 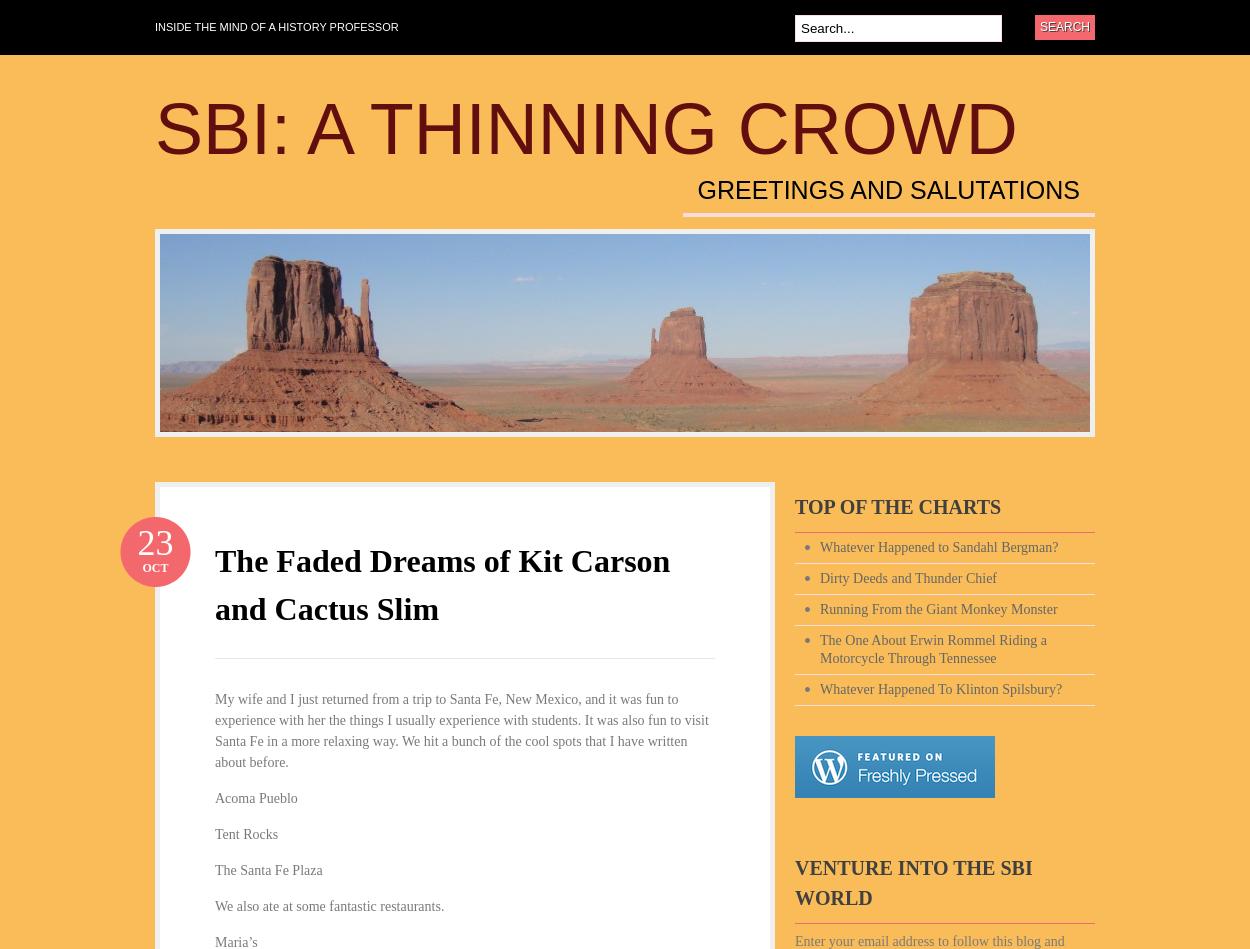 I want to click on 'Whatever Happened to Sandahl Bergman?', so click(x=819, y=546).